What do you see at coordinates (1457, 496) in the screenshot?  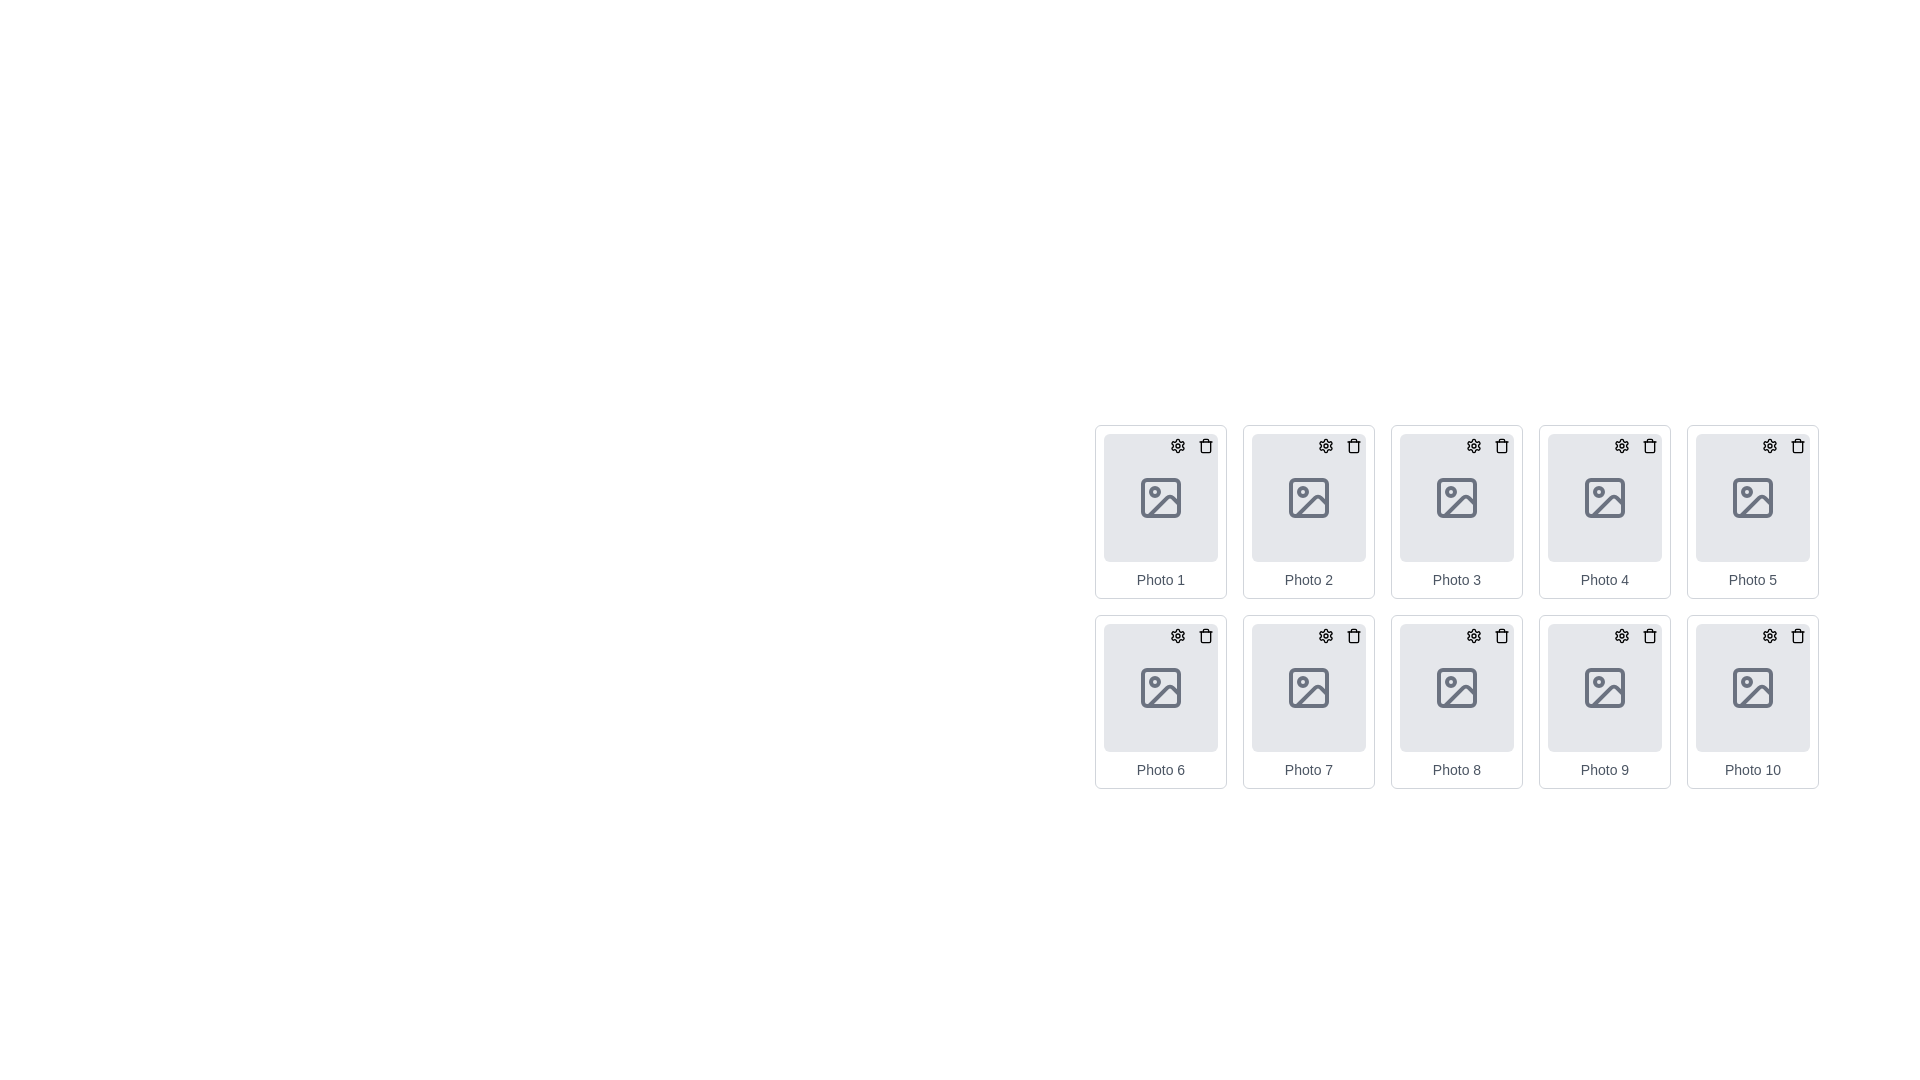 I see `the Image placeholder located in the third card labeled 'Photo 3', which has a light gray background and a central gray line-drawn image icon` at bounding box center [1457, 496].